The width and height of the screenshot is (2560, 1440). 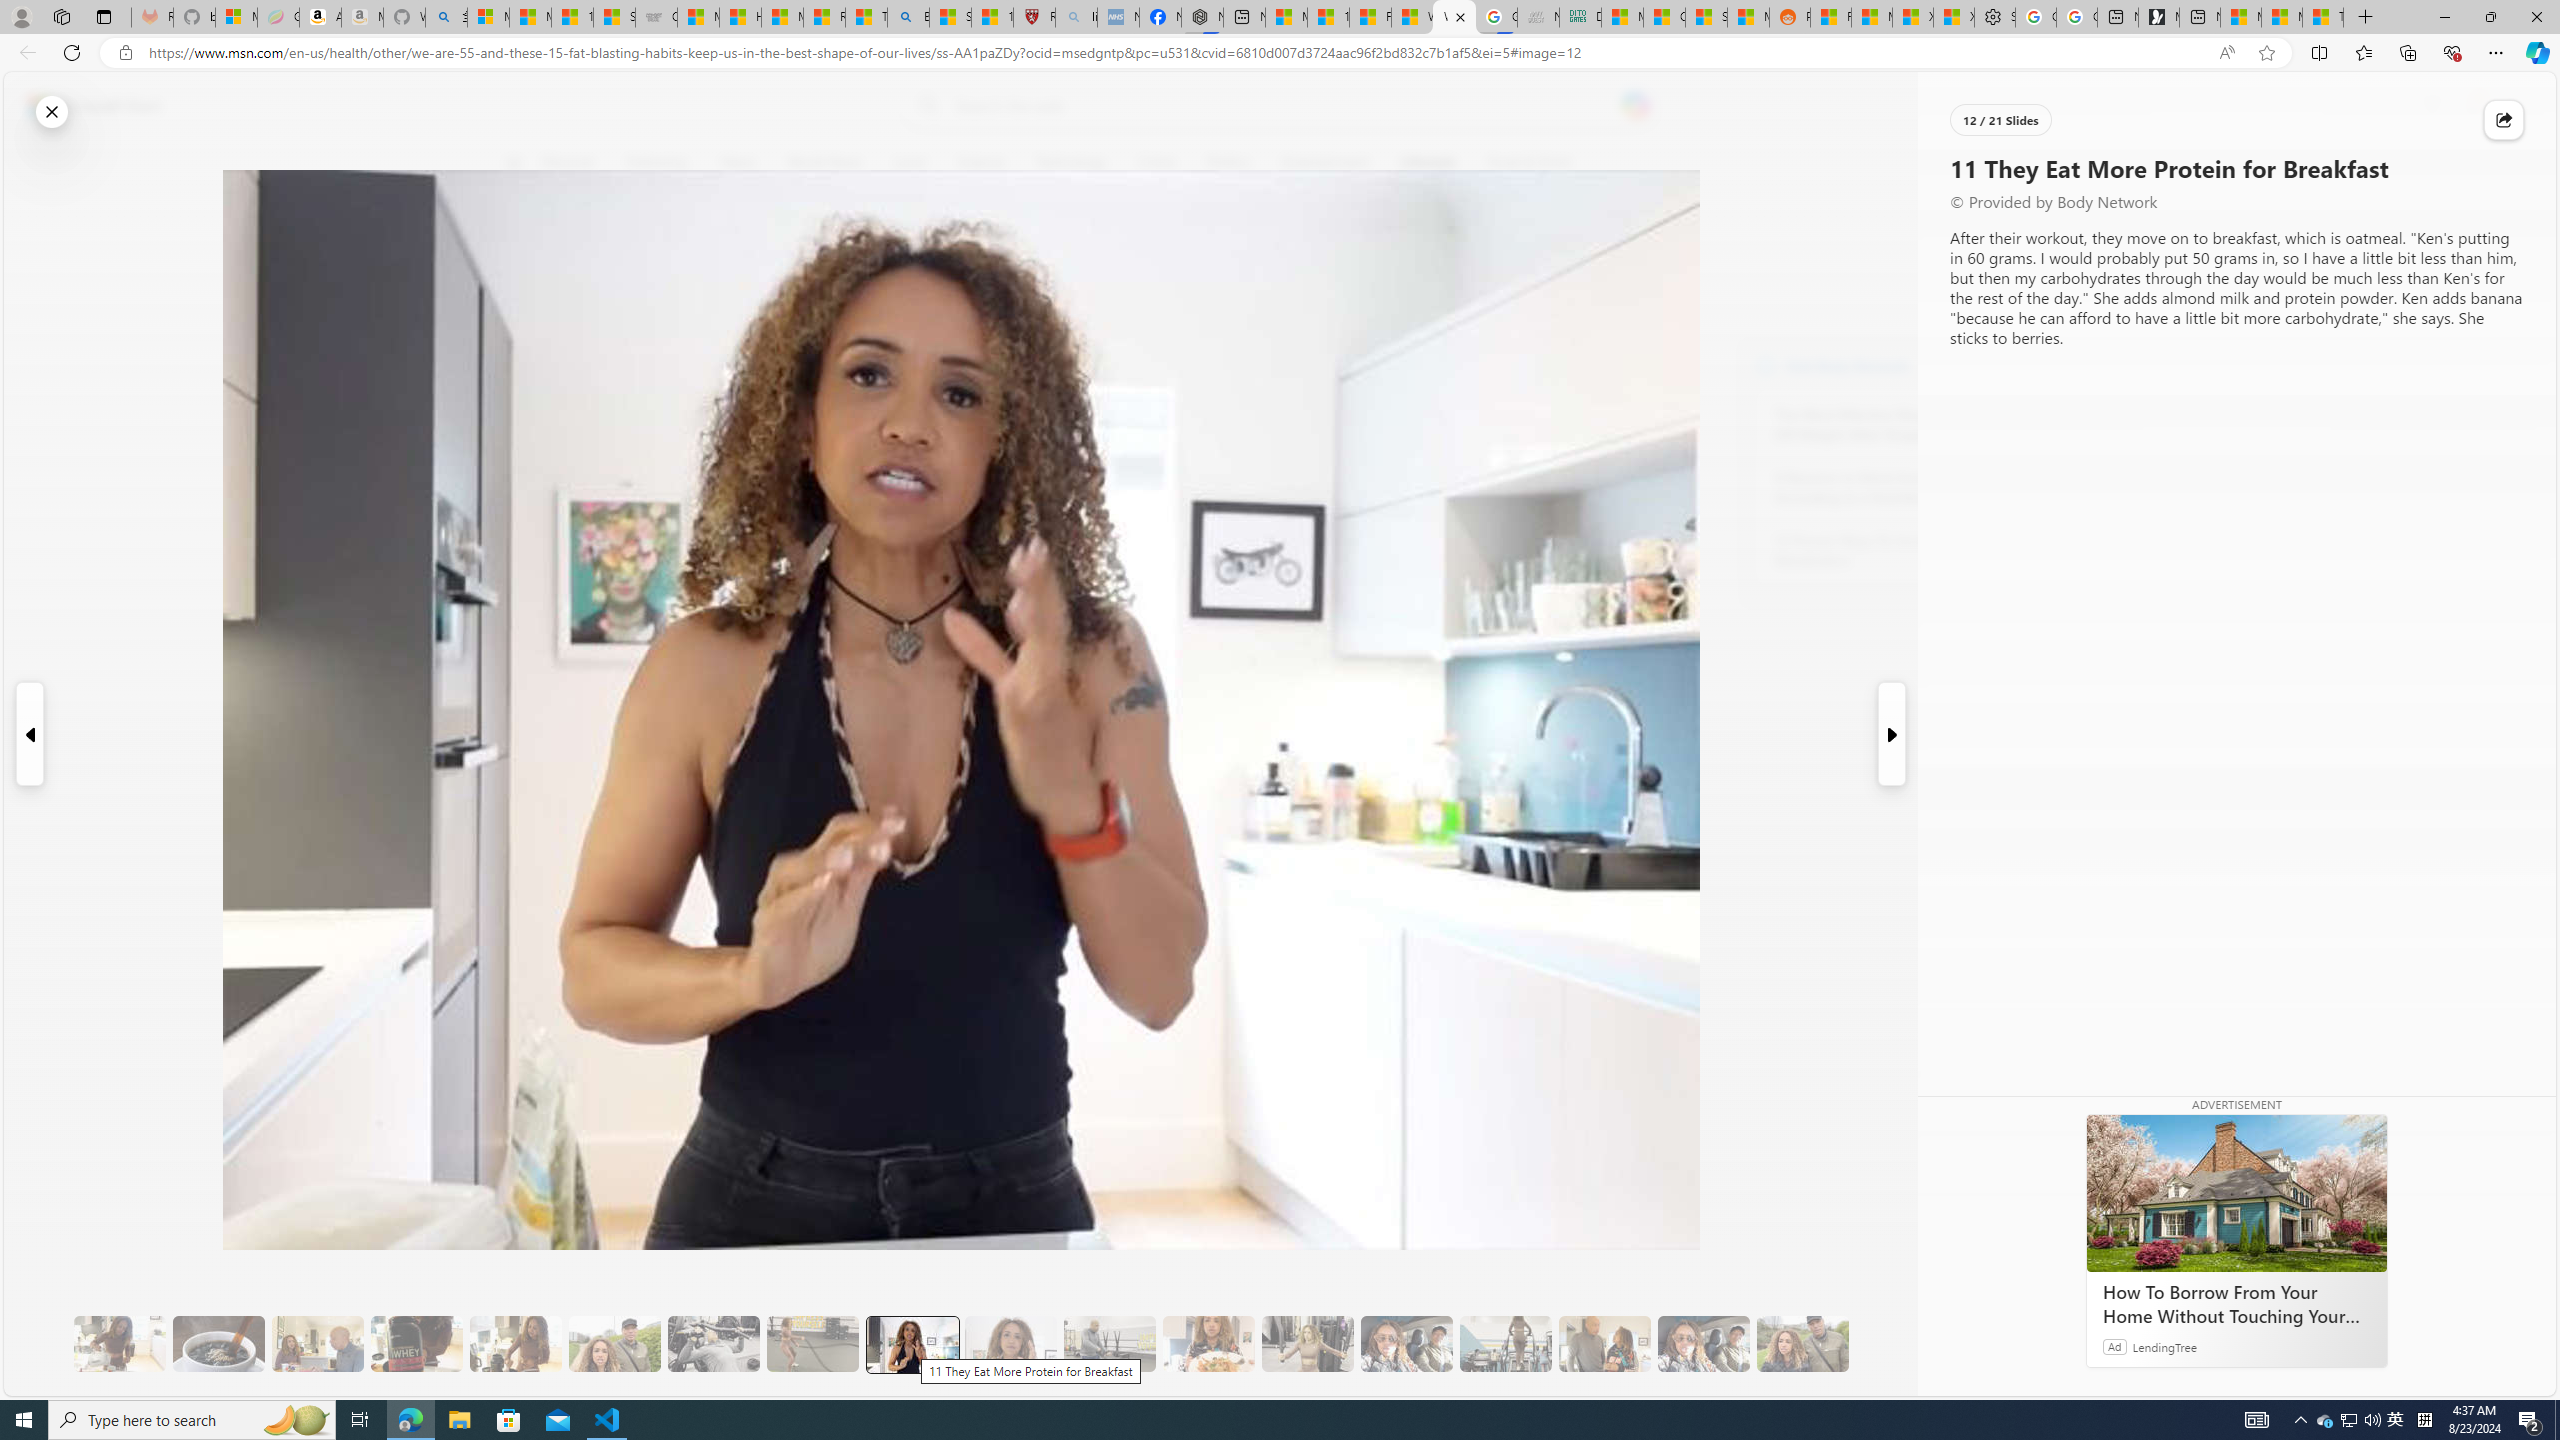 I want to click on '14 They Have Salmon and Veggies for Dinner', so click(x=1207, y=1344).